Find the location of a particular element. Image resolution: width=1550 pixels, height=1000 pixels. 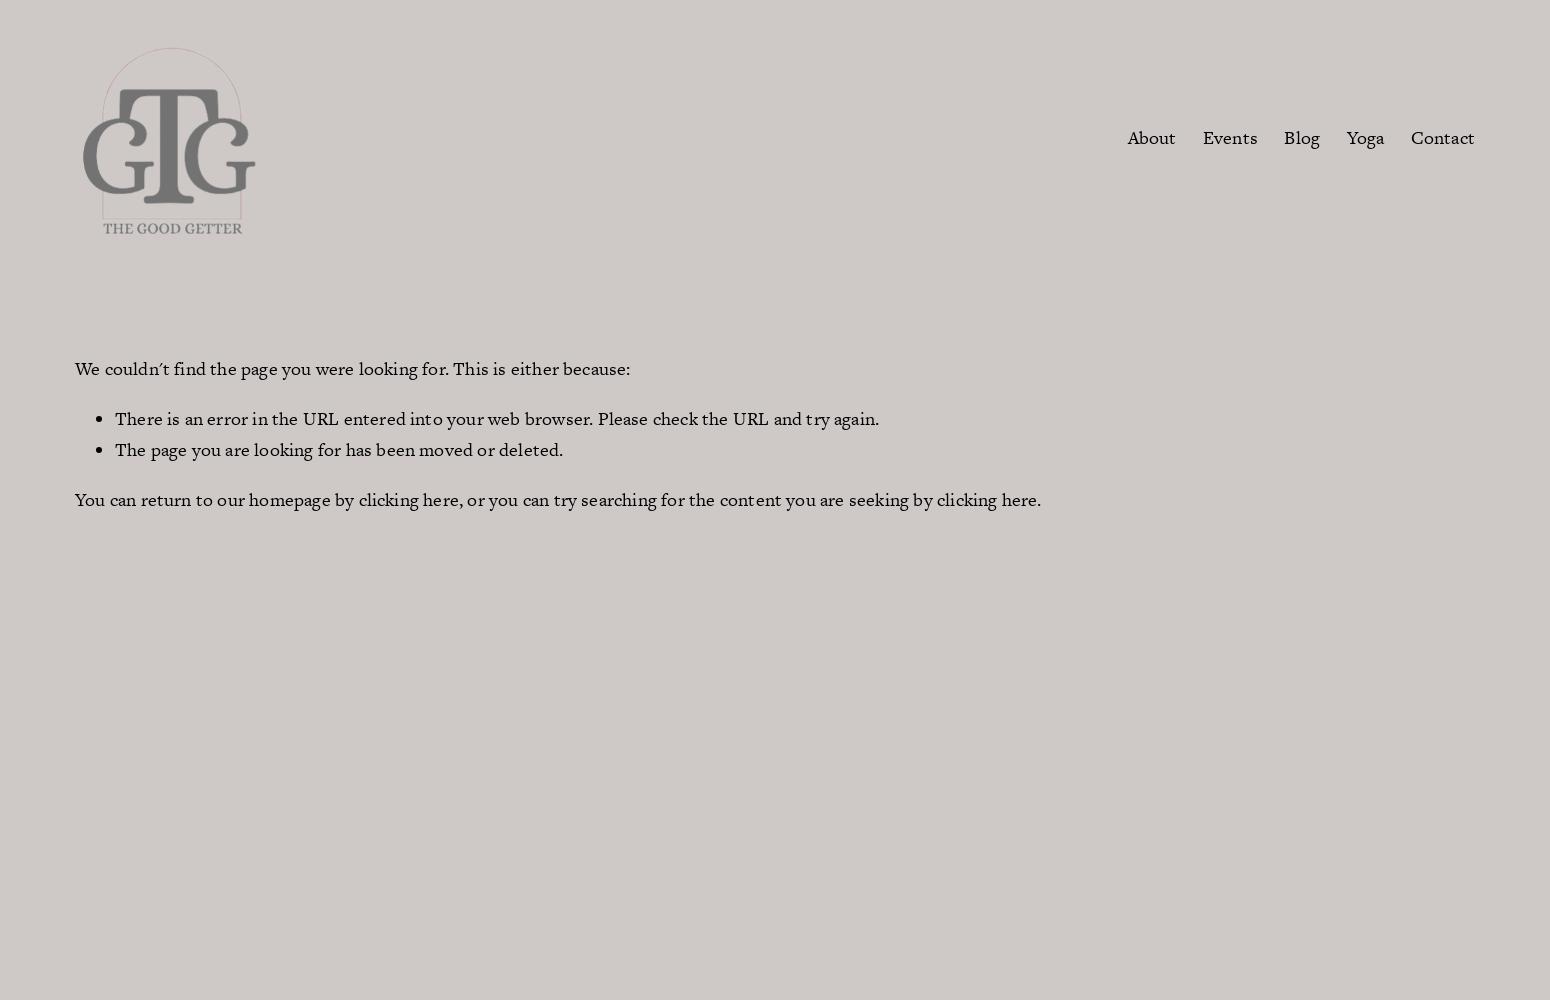

'Events' is located at coordinates (1229, 136).